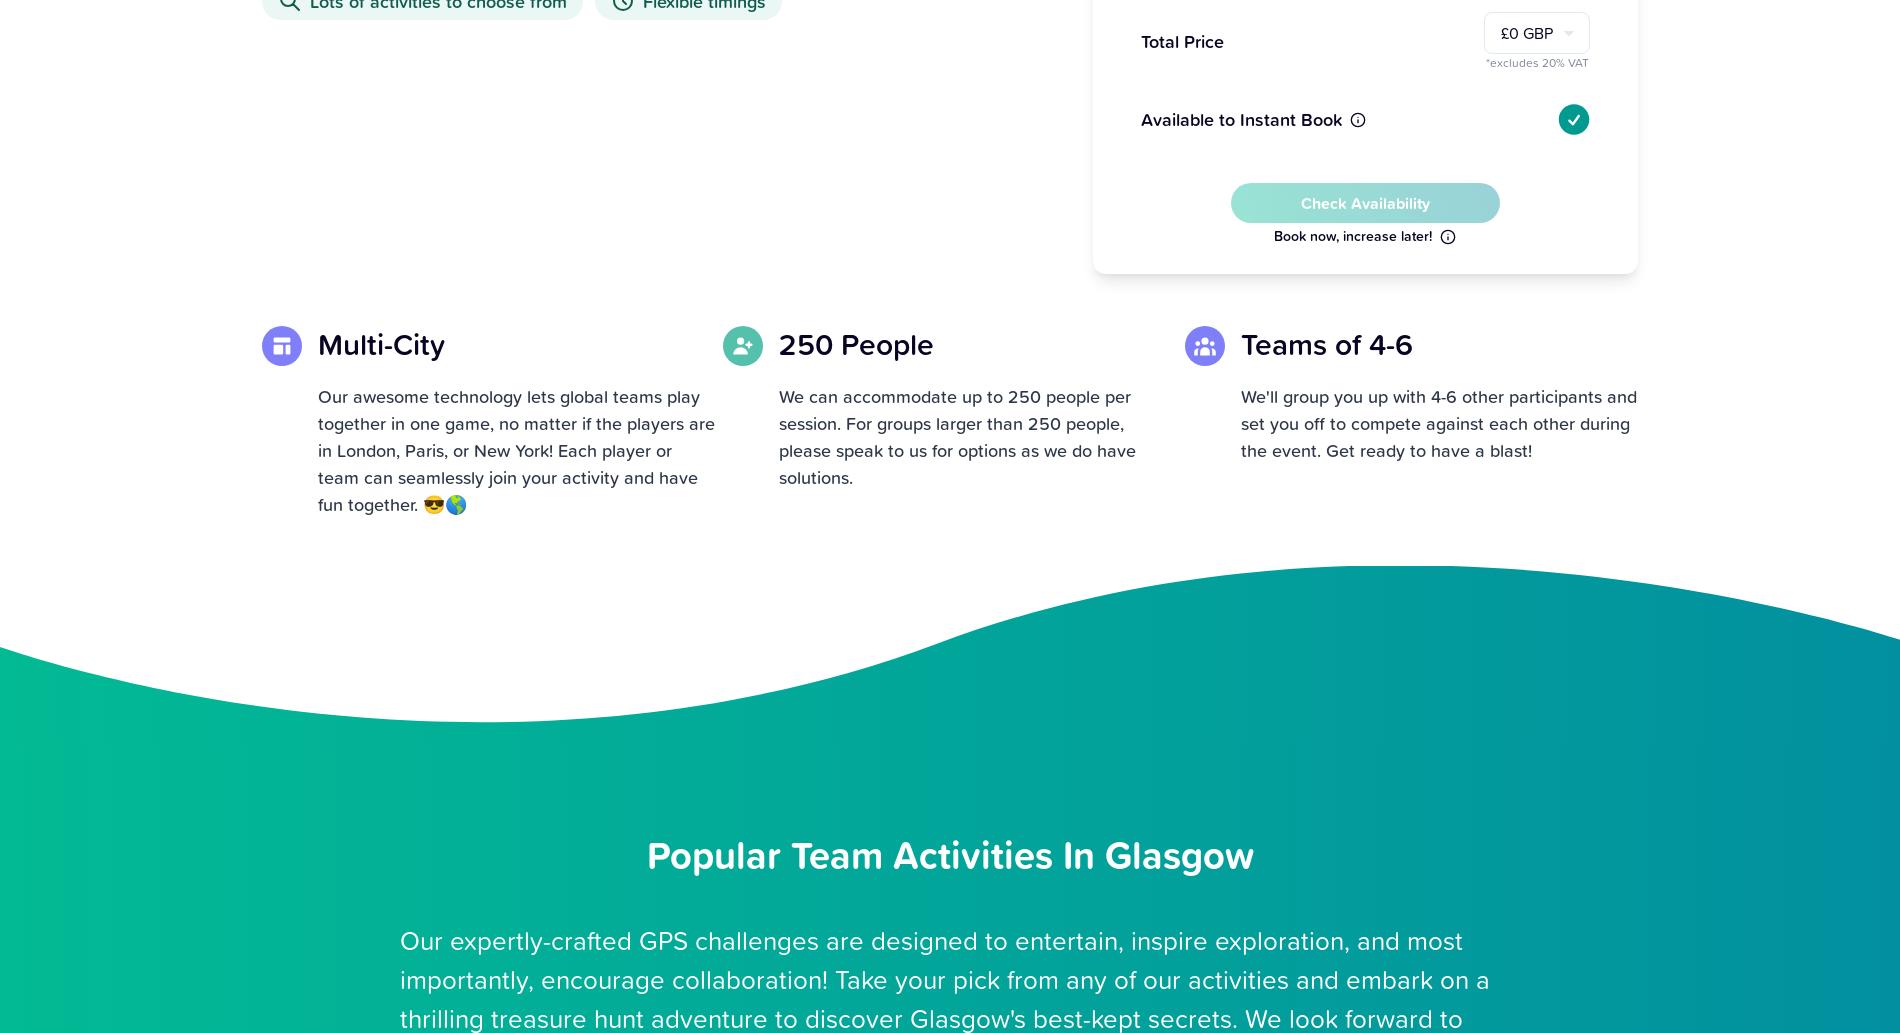  Describe the element at coordinates (516, 449) in the screenshot. I see `'Our awesome technology lets global teams play together in one game, no matter if the players are in London, Paris, or New York! Each player or team can seamlessly join your activity and have fun together. 😎🌎'` at that location.